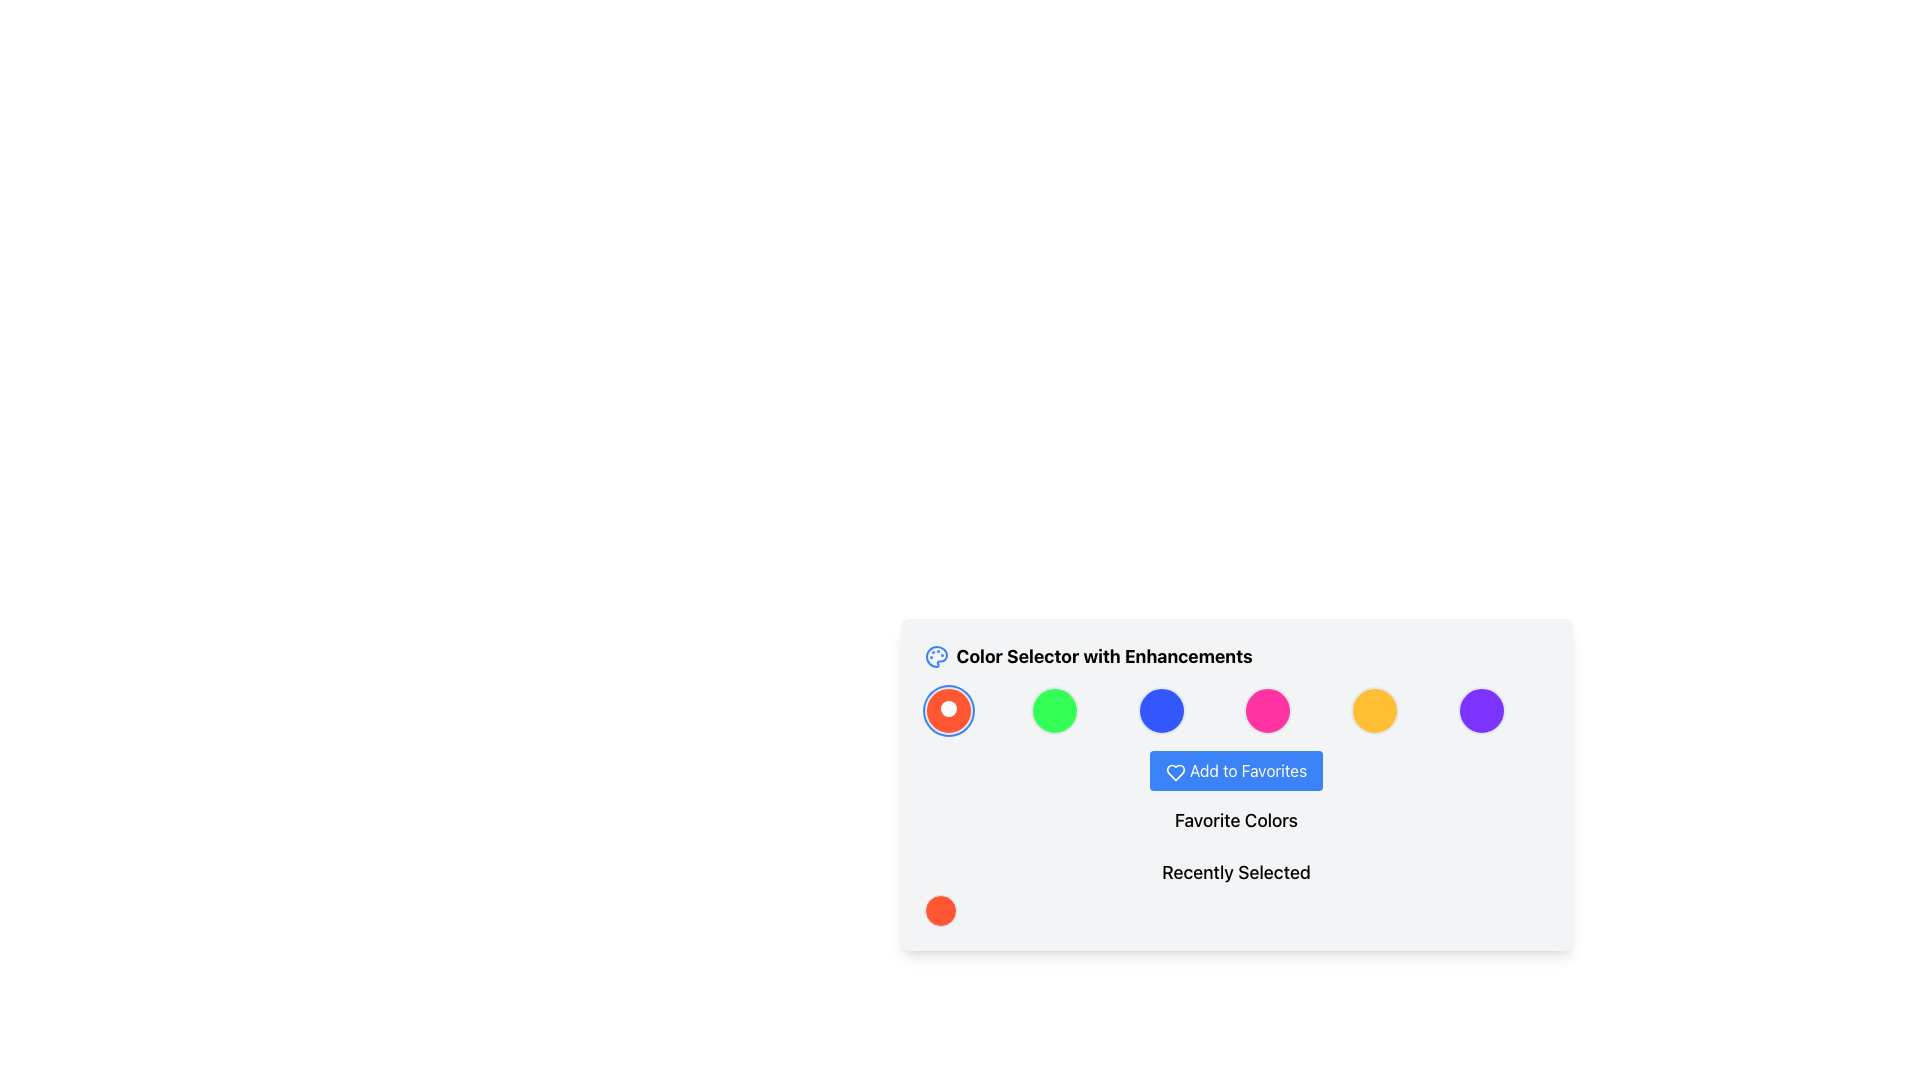  Describe the element at coordinates (1235, 709) in the screenshot. I see `the grid layout element containing six circular color buttons, specifically the one highlighted in blue and red` at that location.